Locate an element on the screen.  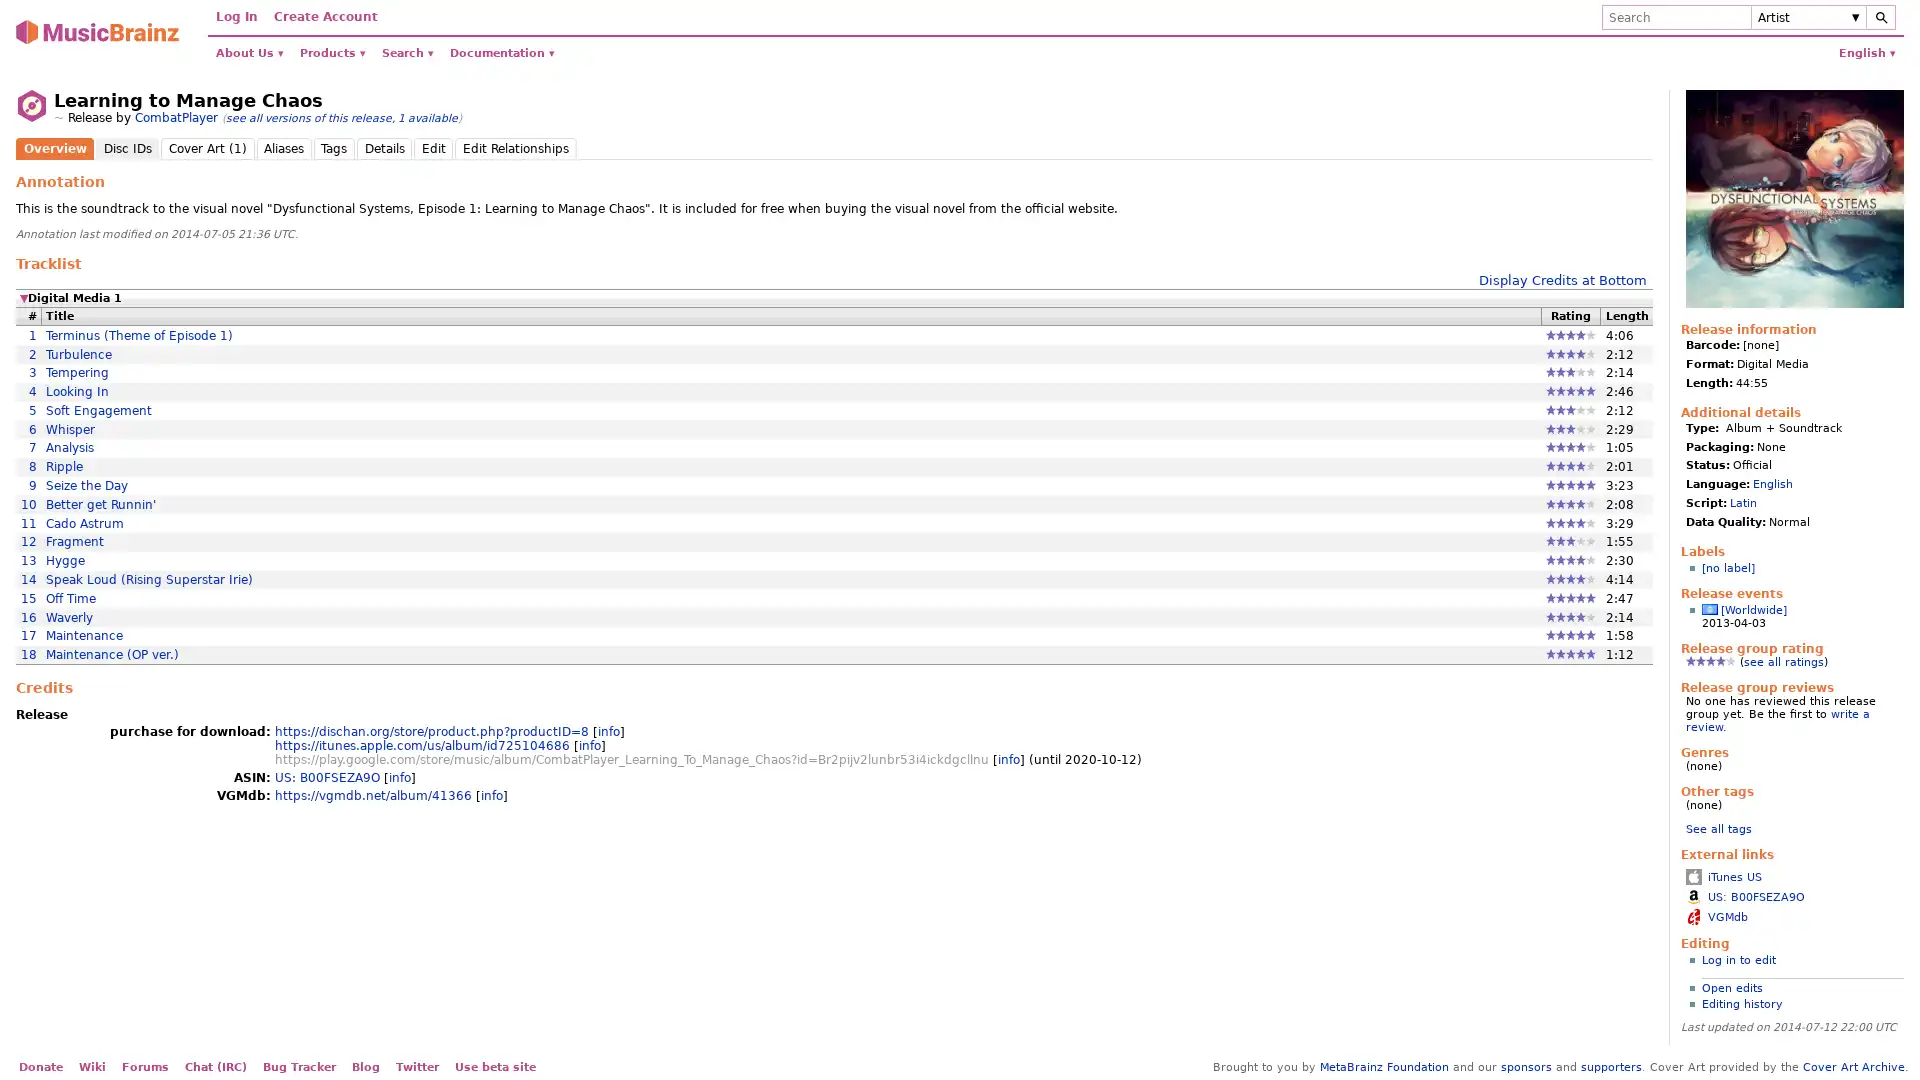
Search is located at coordinates (1880, 17).